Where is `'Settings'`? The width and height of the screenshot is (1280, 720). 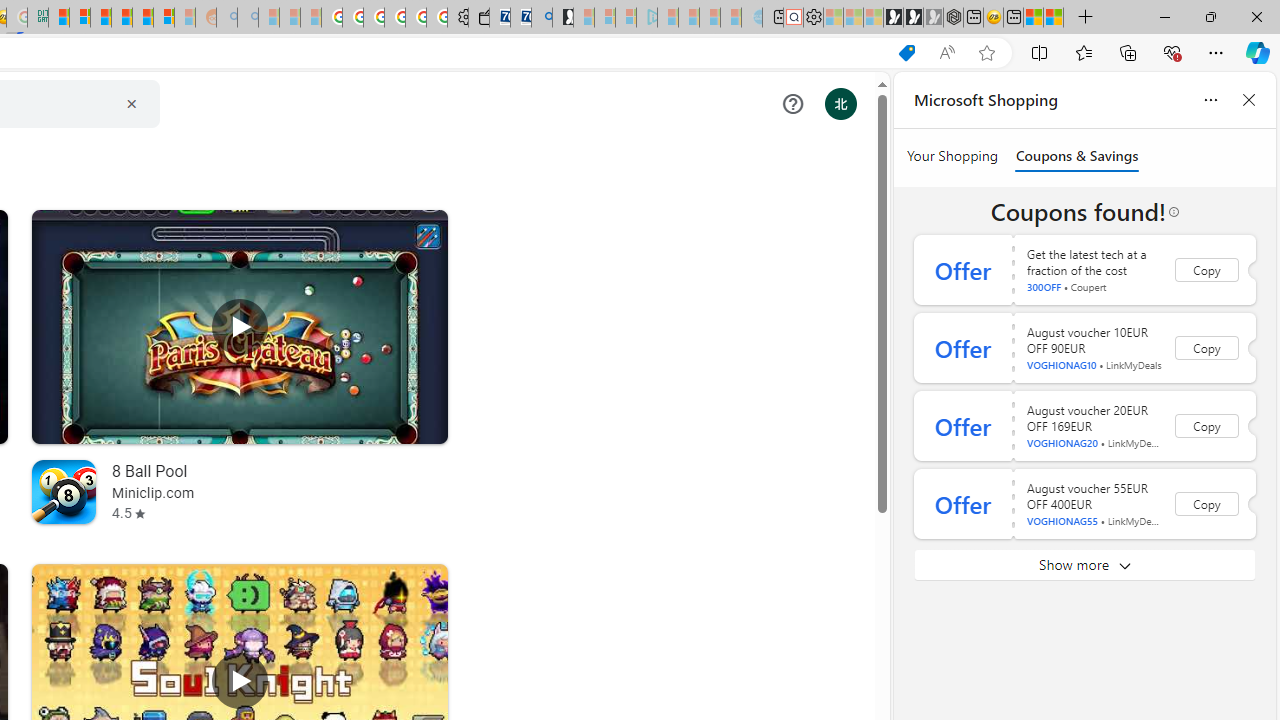
'Settings' is located at coordinates (813, 17).